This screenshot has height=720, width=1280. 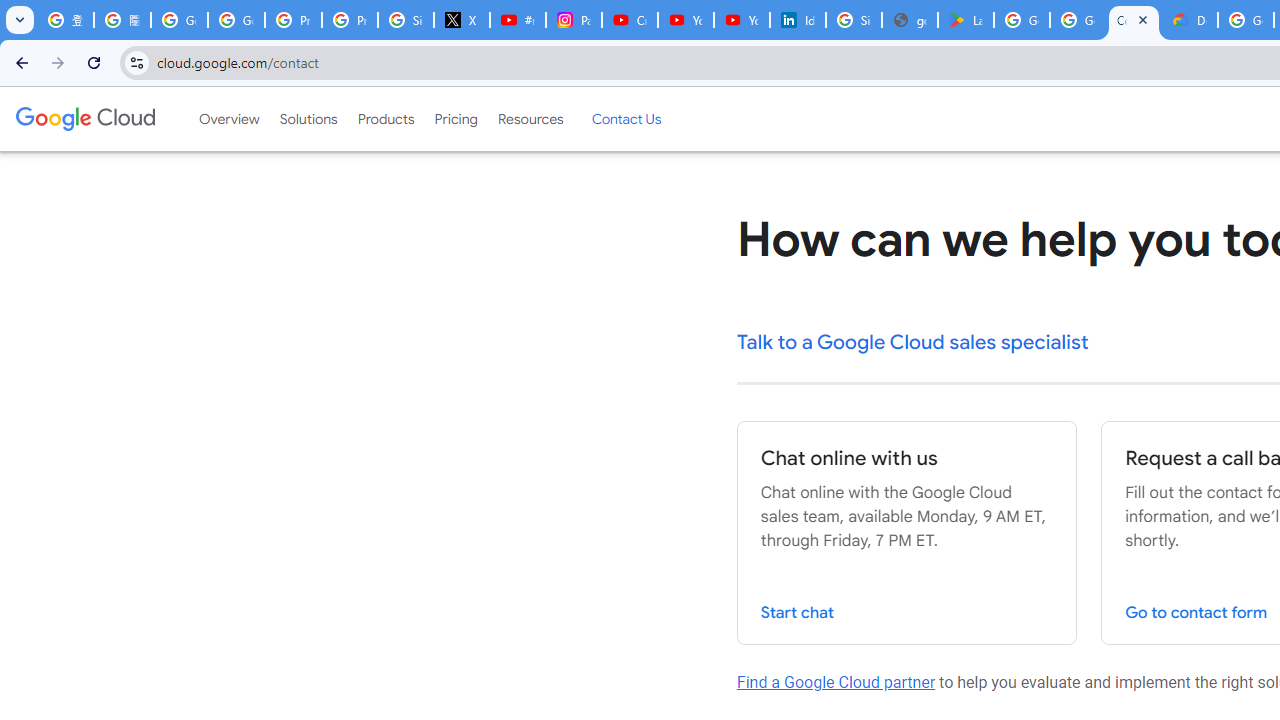 What do you see at coordinates (350, 20) in the screenshot?
I see `'Privacy Help Center - Policies Help'` at bounding box center [350, 20].